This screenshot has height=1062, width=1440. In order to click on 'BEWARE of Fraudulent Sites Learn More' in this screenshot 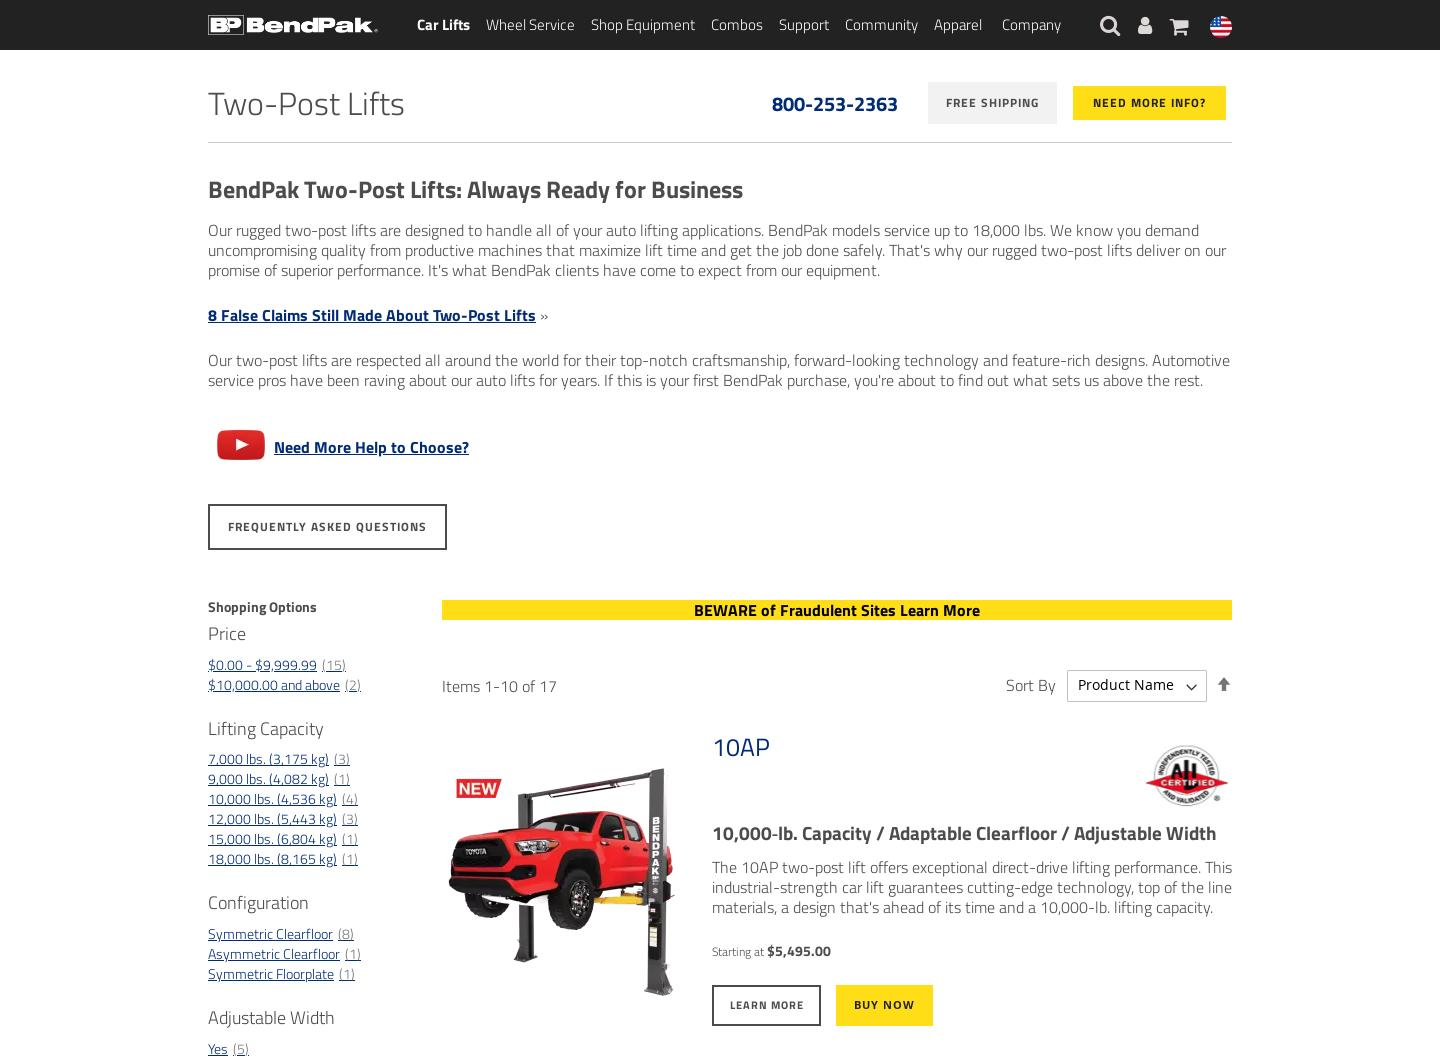, I will do `click(836, 608)`.